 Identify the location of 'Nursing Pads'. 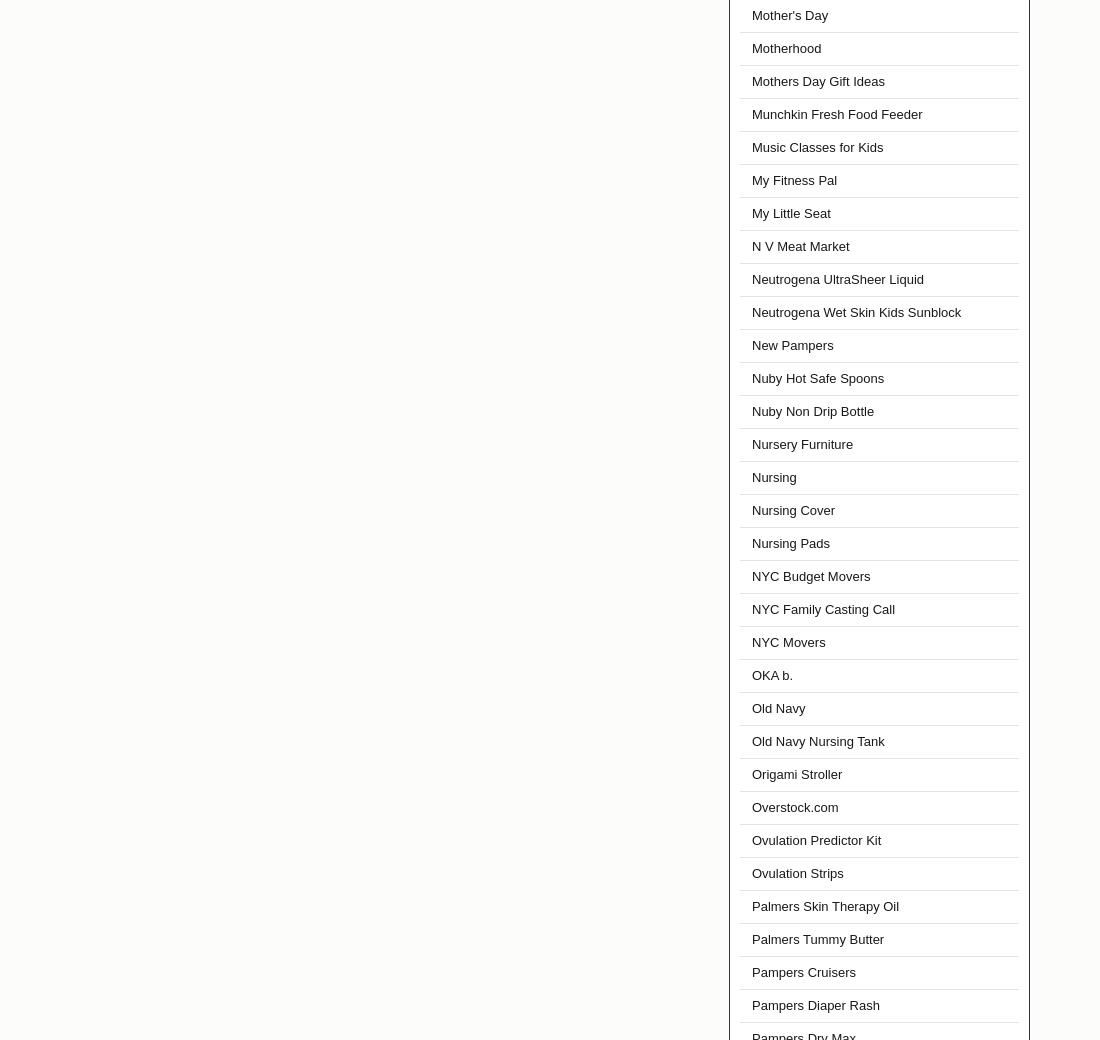
(791, 542).